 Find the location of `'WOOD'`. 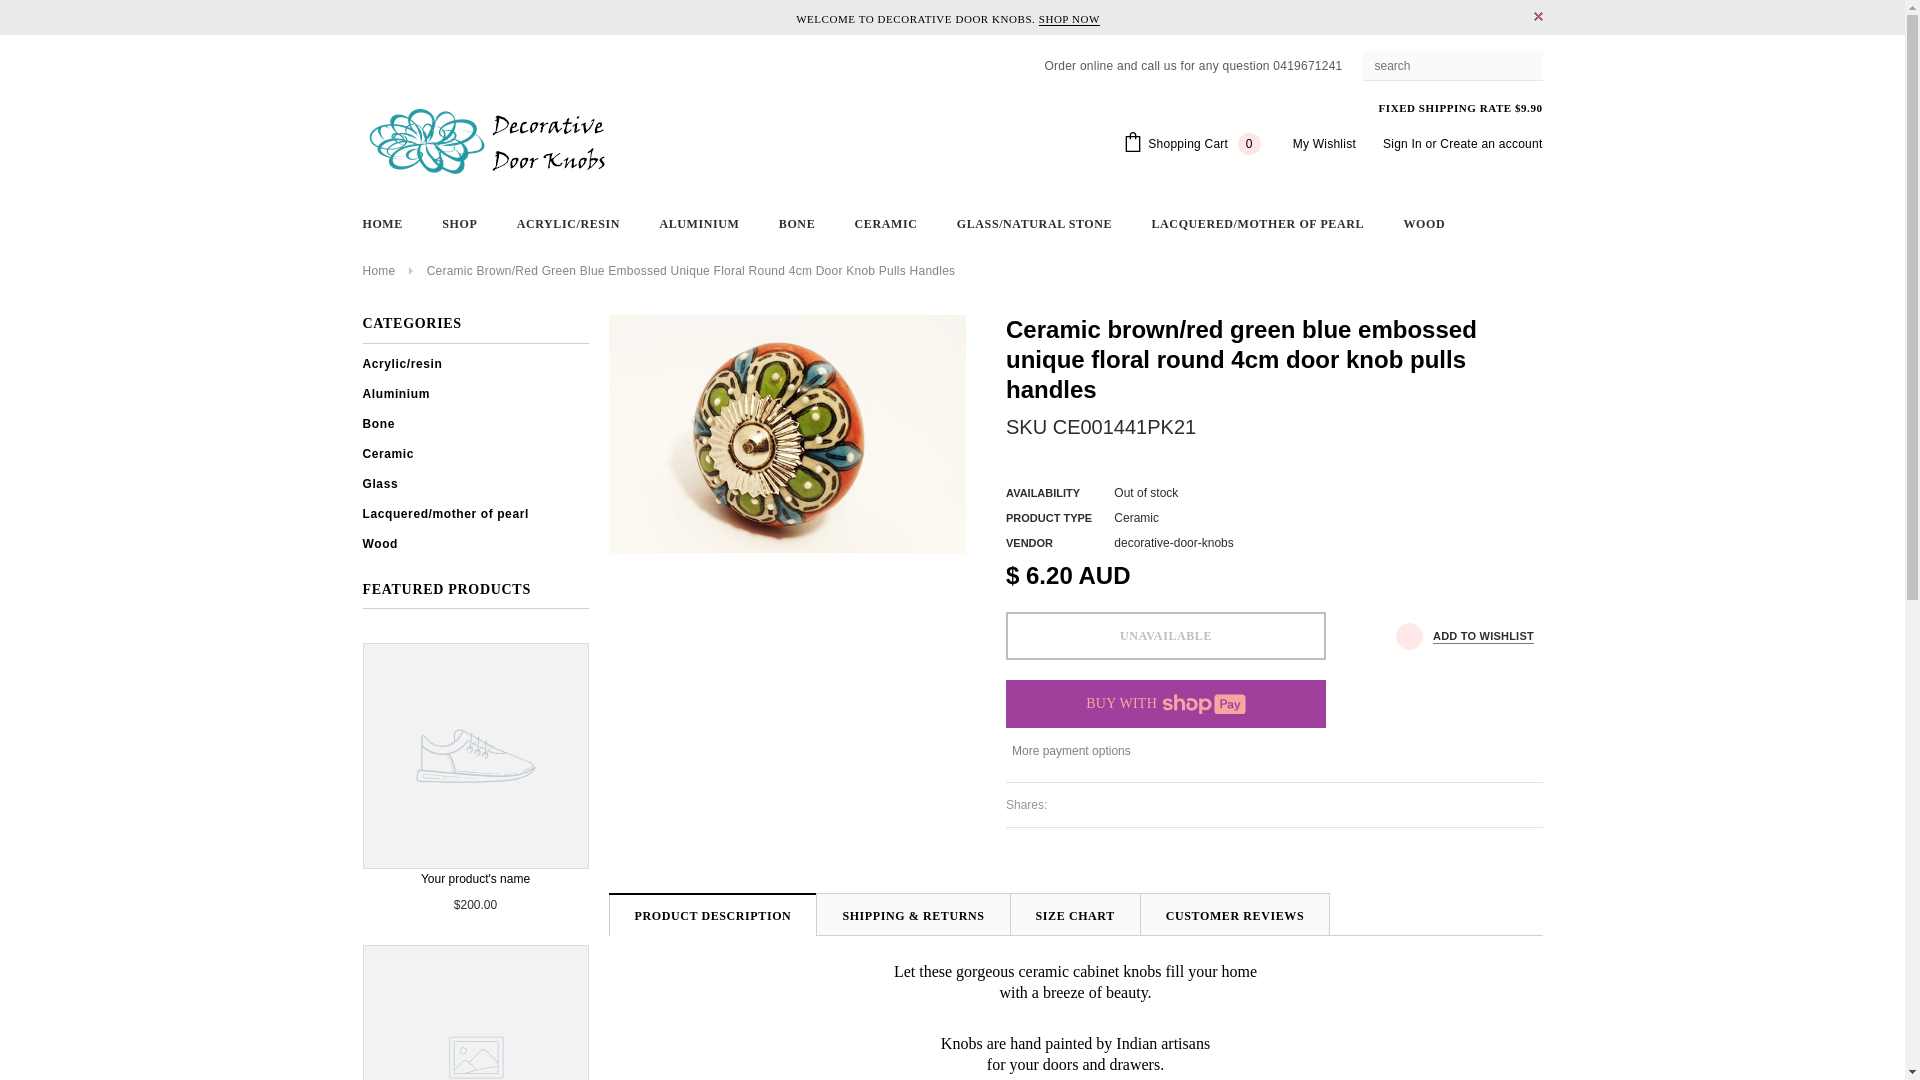

'WOOD' is located at coordinates (1423, 223).